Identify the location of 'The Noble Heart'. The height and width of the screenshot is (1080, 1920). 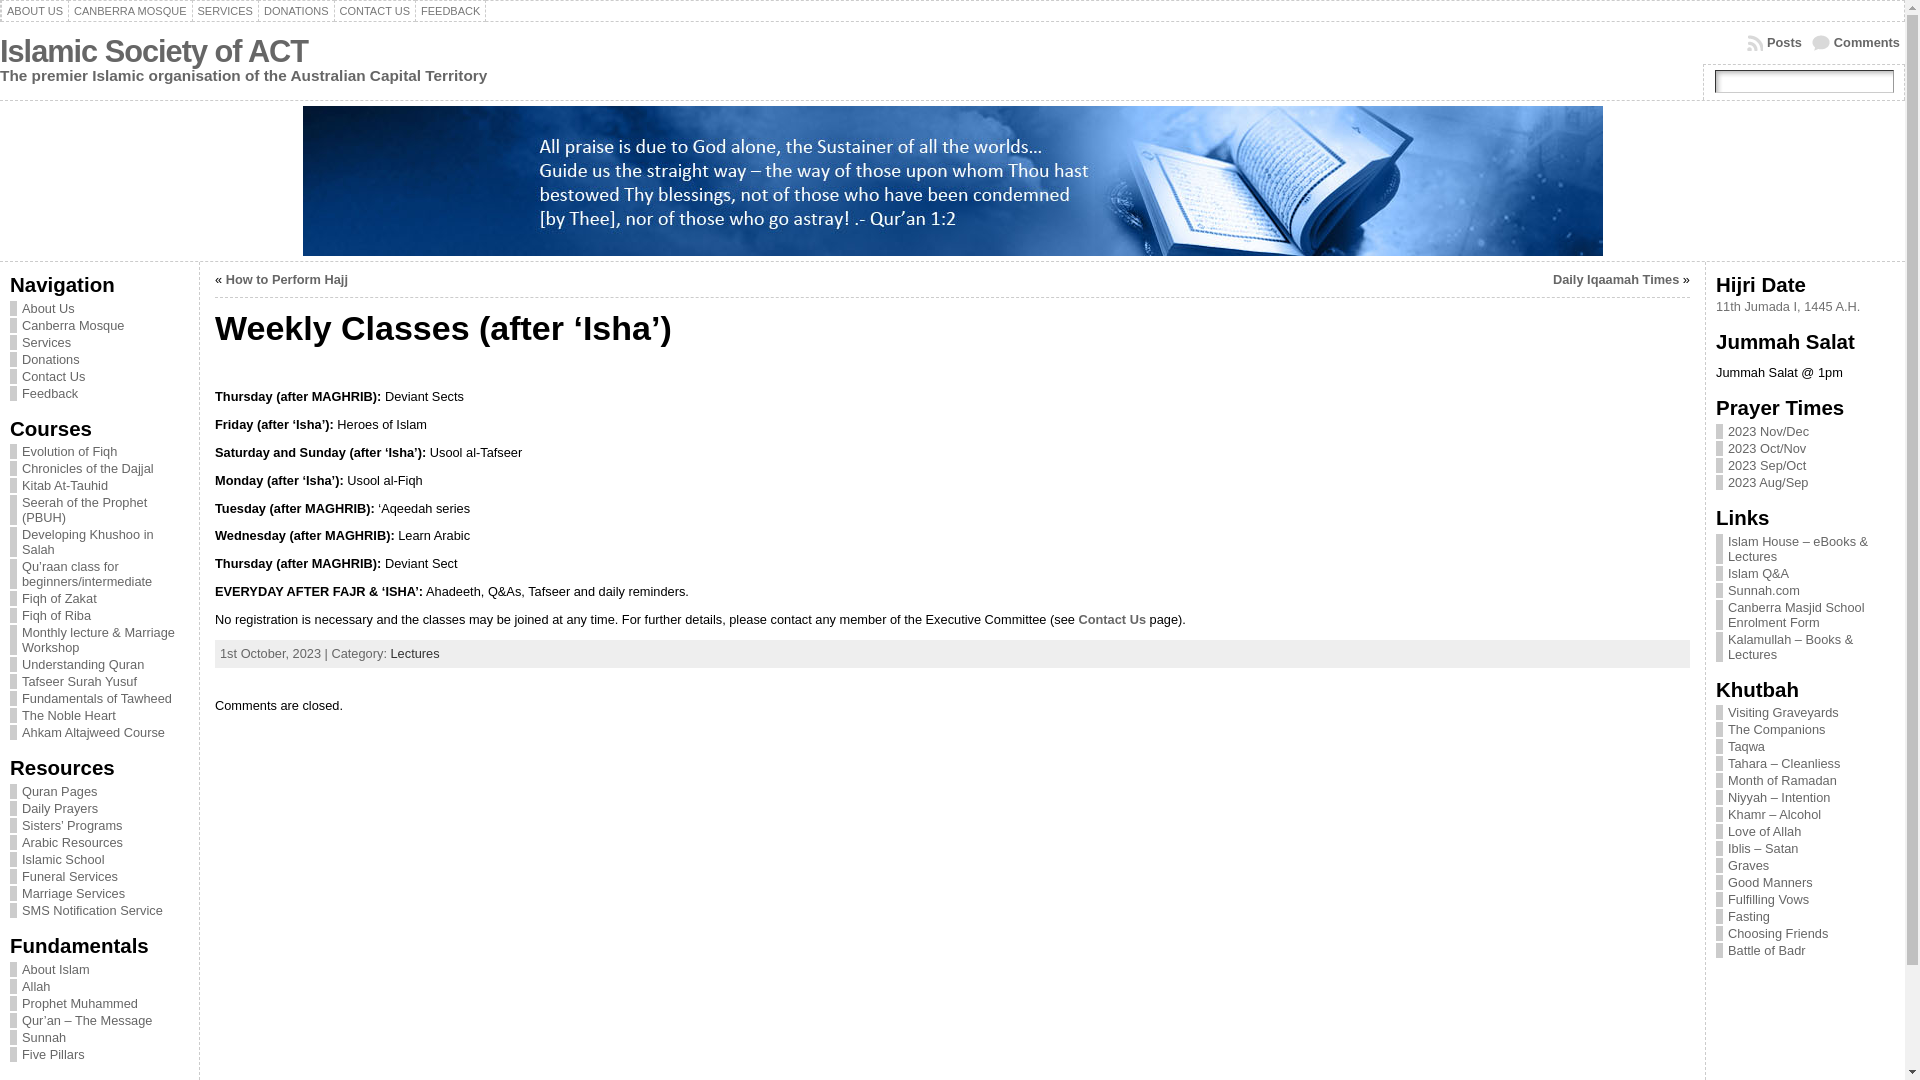
(98, 714).